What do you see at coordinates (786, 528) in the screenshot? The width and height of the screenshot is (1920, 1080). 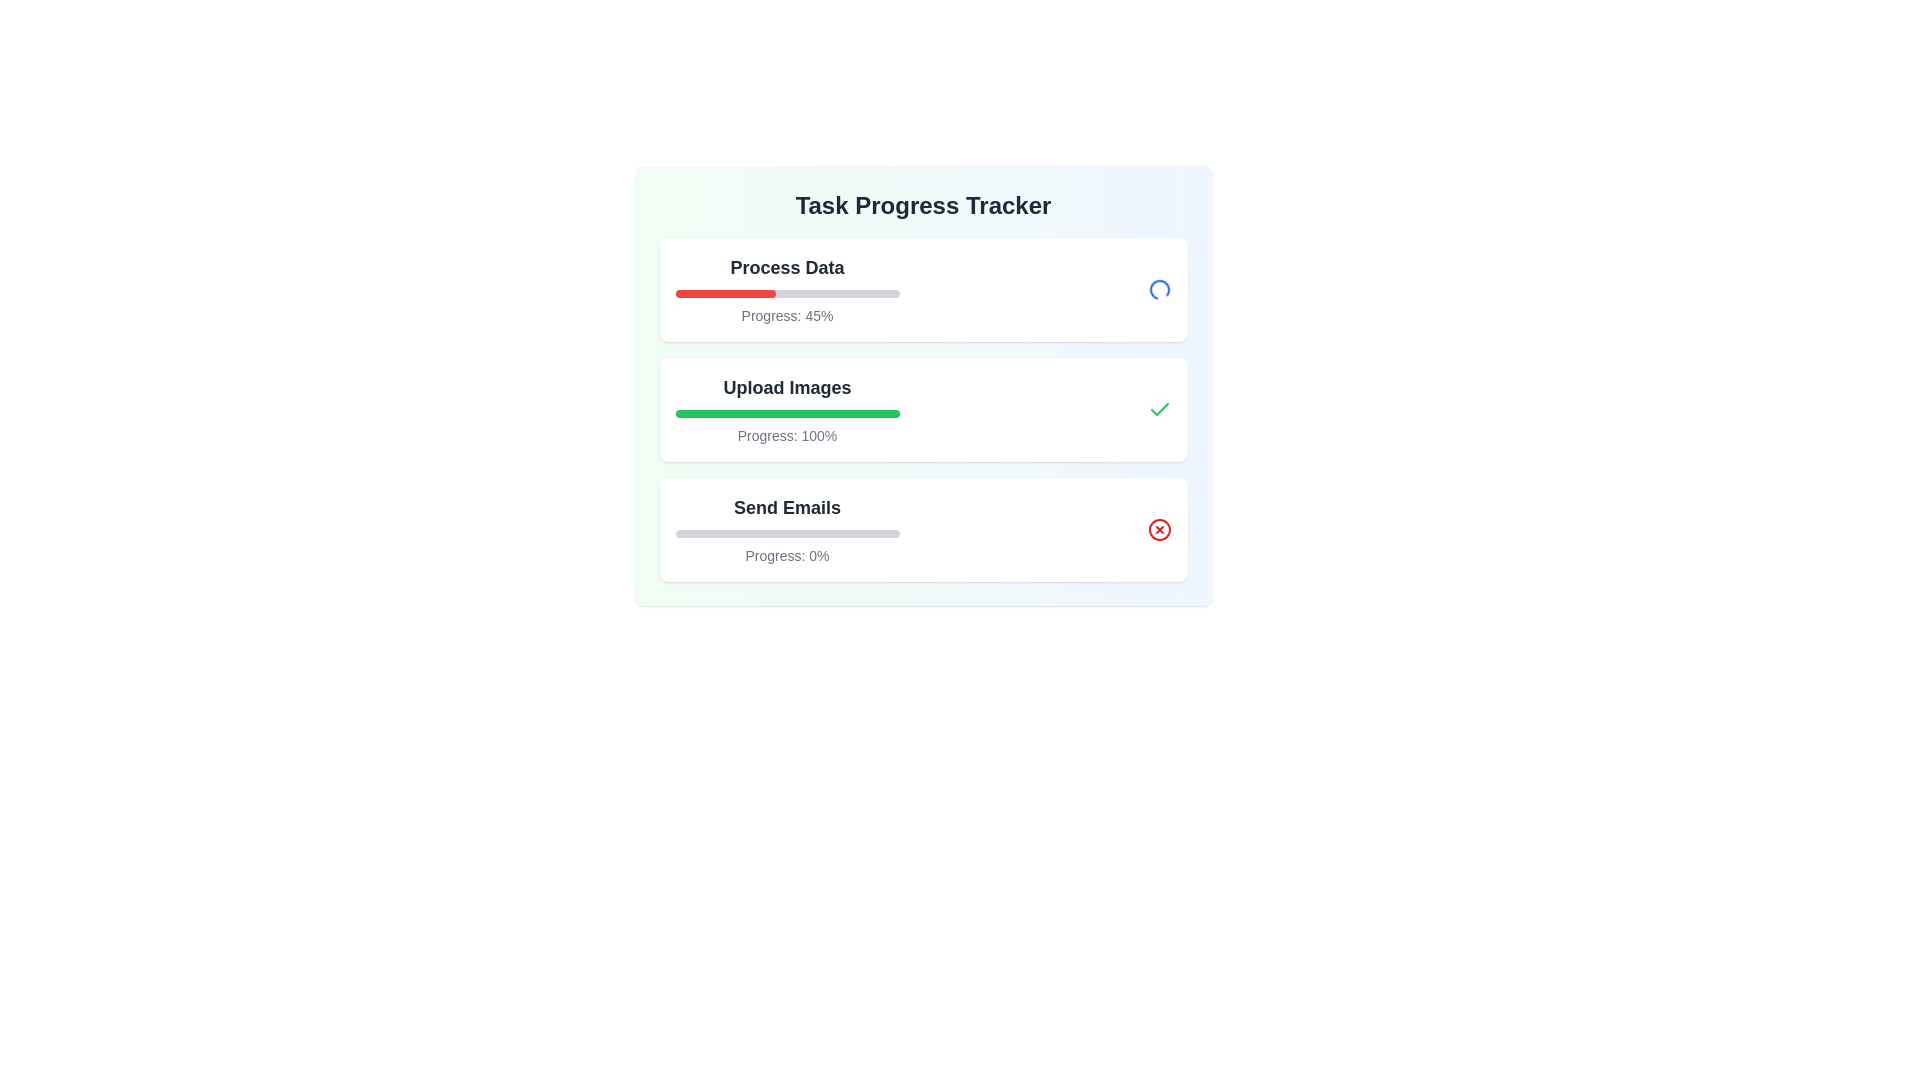 I see `the progress bar of the 'Send Emails' task in the 'Task Progress Tracker' section` at bounding box center [786, 528].